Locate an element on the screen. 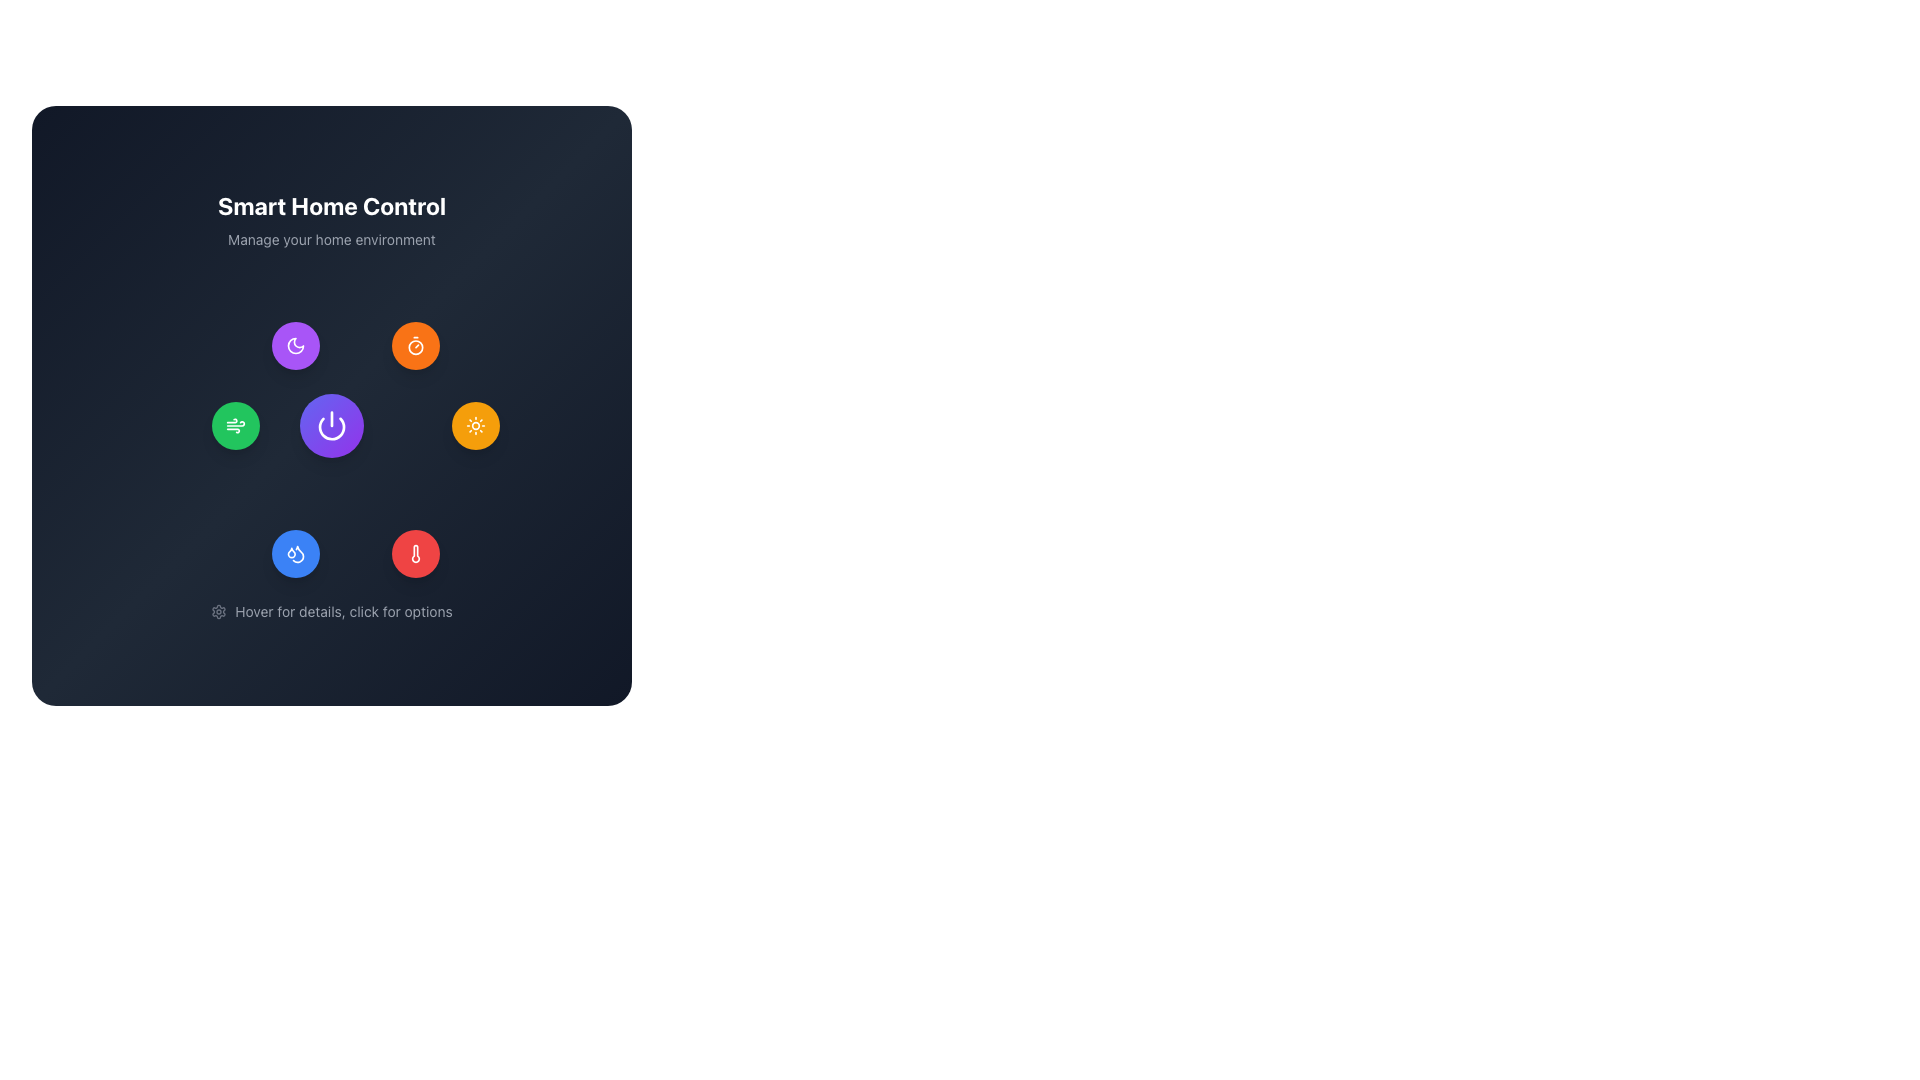 Image resolution: width=1920 pixels, height=1080 pixels. the wind control icon, which is represented by a white outlined icon on a vibrant green circular background, located below the label 'Smart Home Control' is located at coordinates (235, 424).